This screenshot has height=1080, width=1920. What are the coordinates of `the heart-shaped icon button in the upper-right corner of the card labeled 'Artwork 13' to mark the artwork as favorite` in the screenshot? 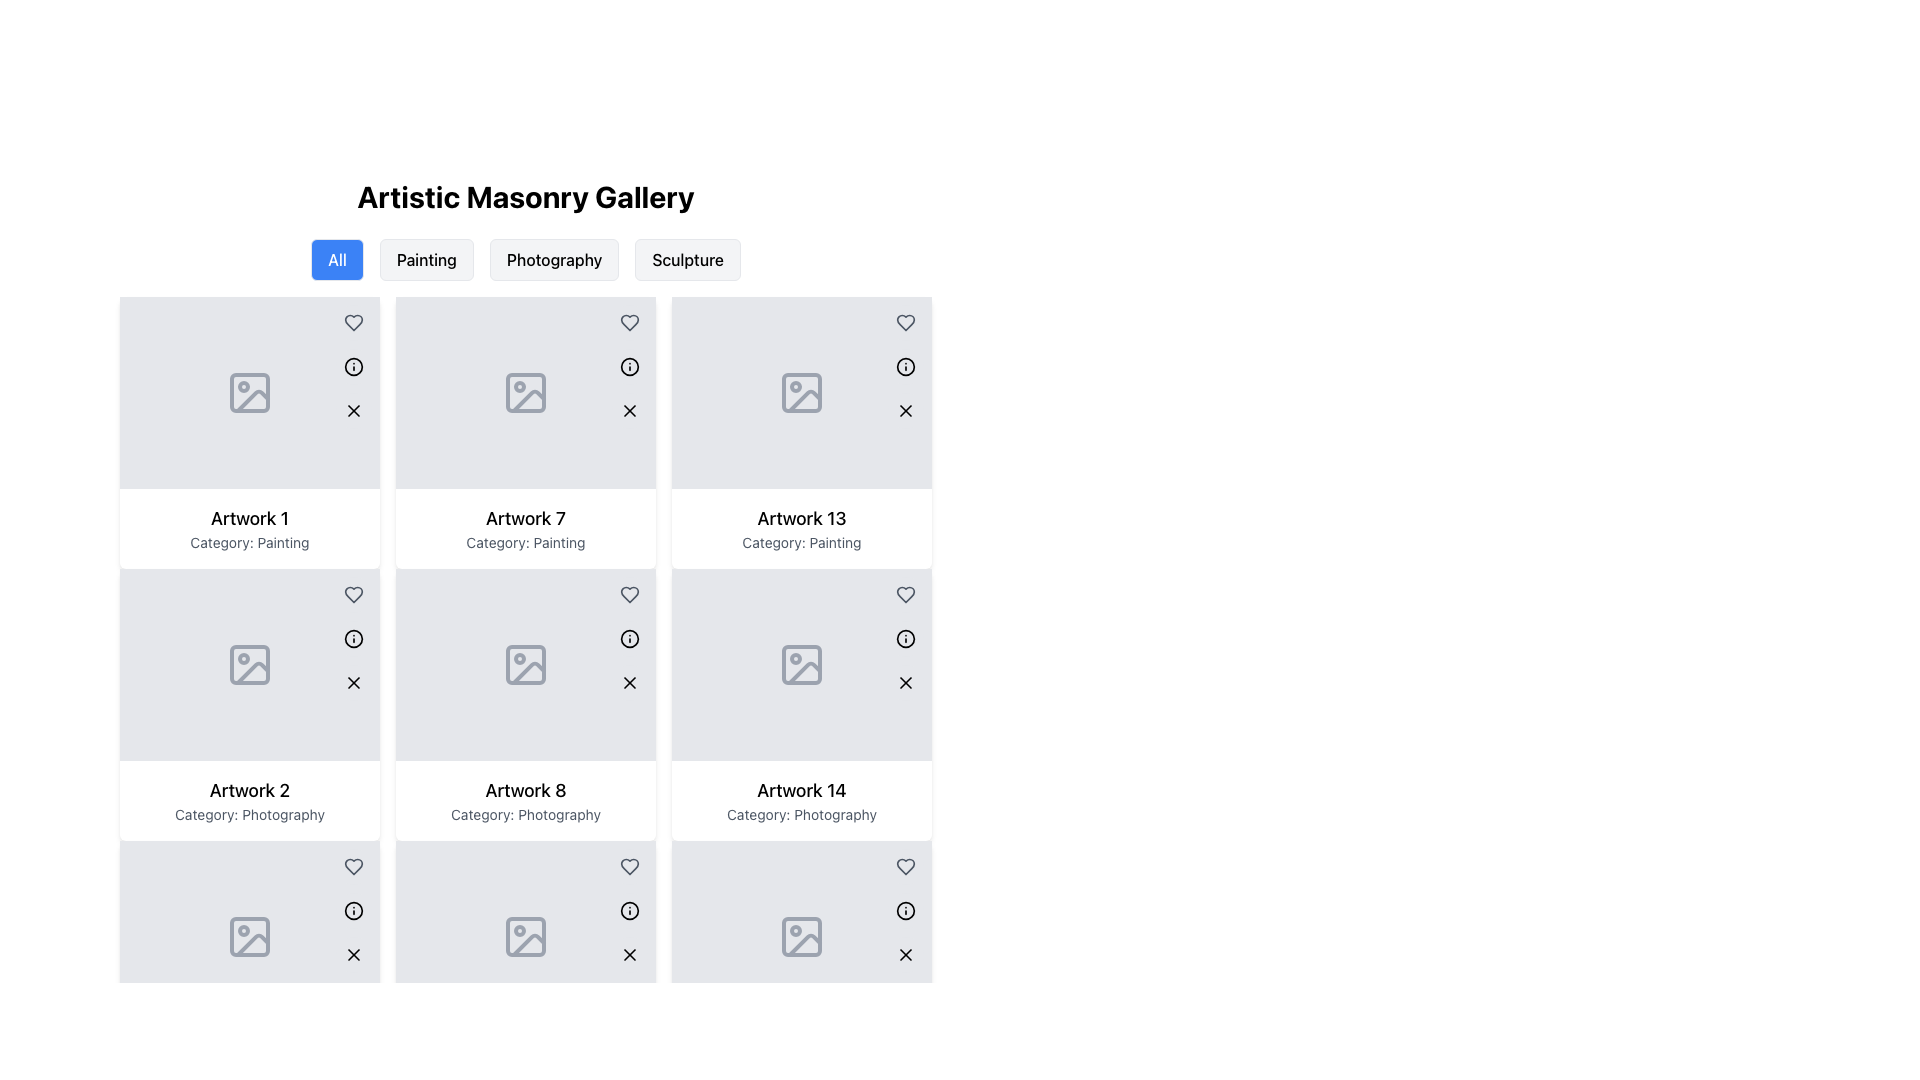 It's located at (905, 322).